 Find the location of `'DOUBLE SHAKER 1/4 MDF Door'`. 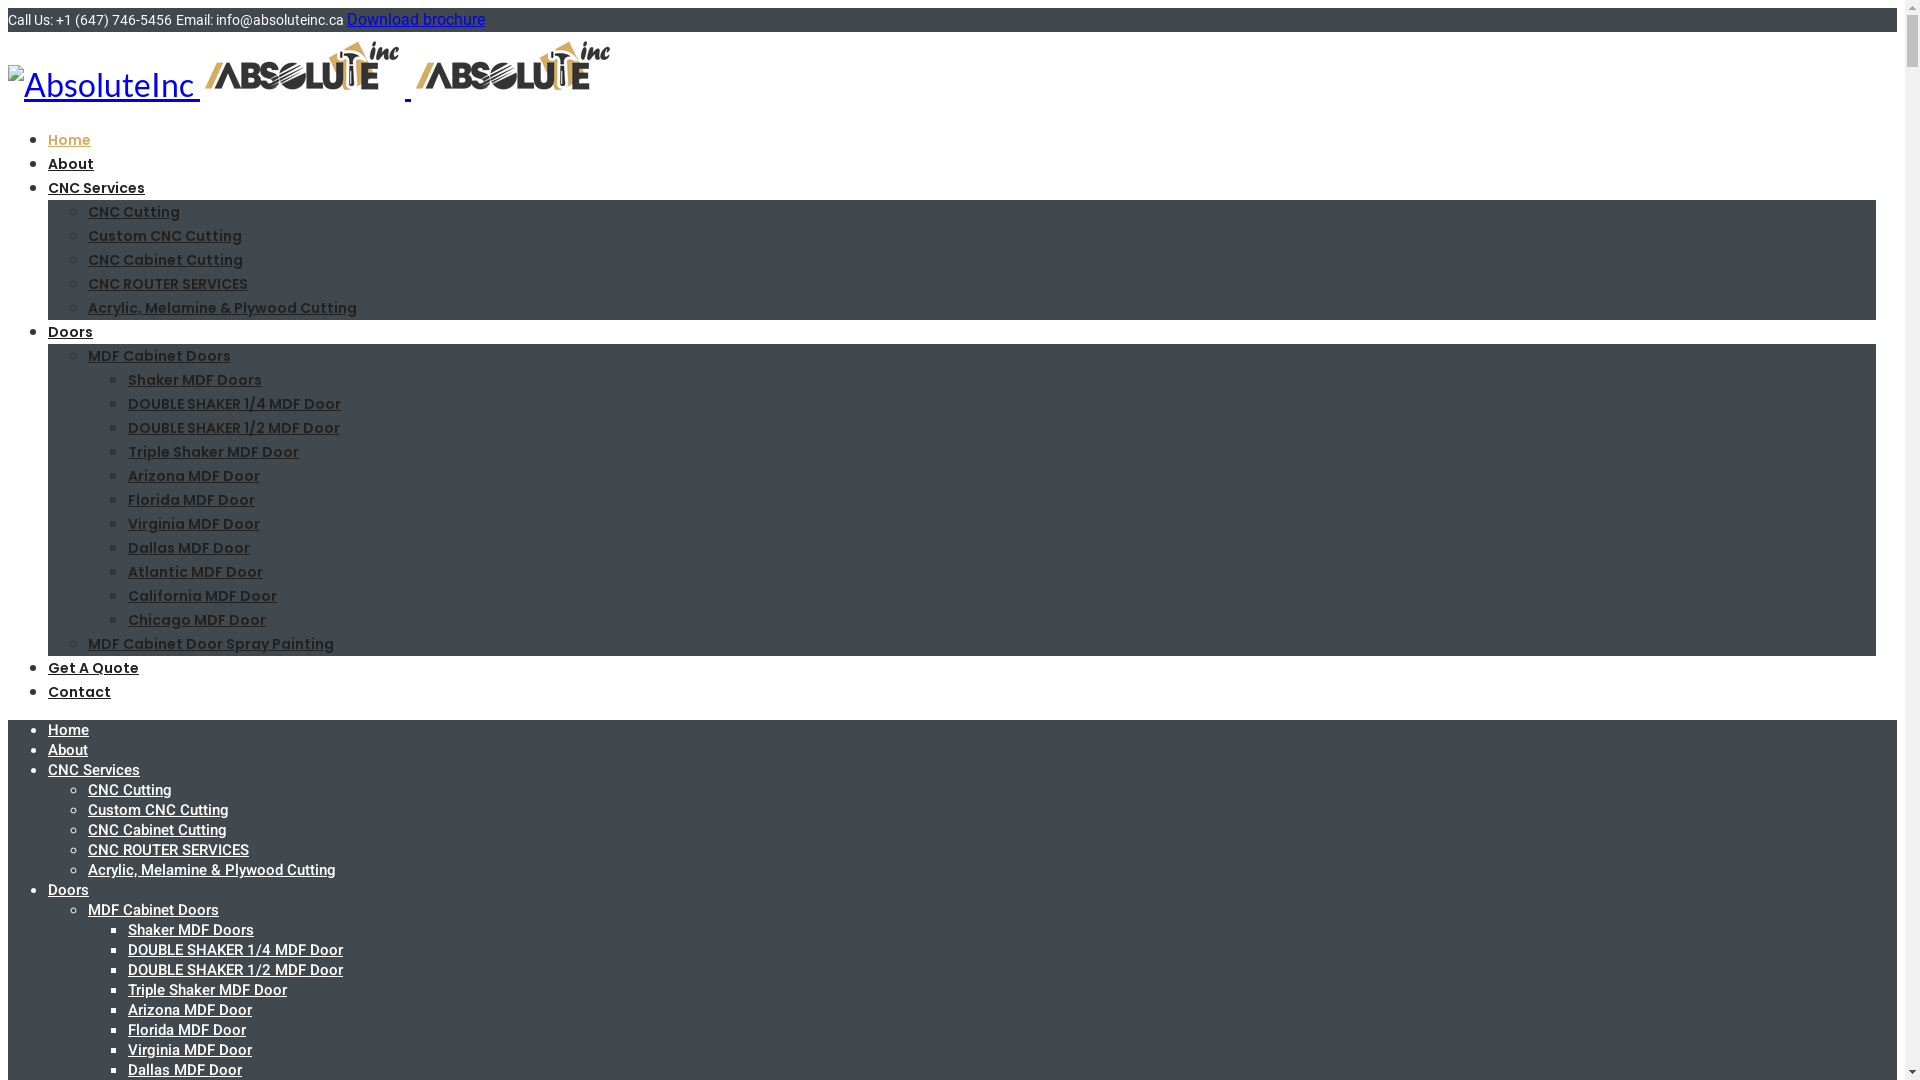

'DOUBLE SHAKER 1/4 MDF Door' is located at coordinates (127, 948).